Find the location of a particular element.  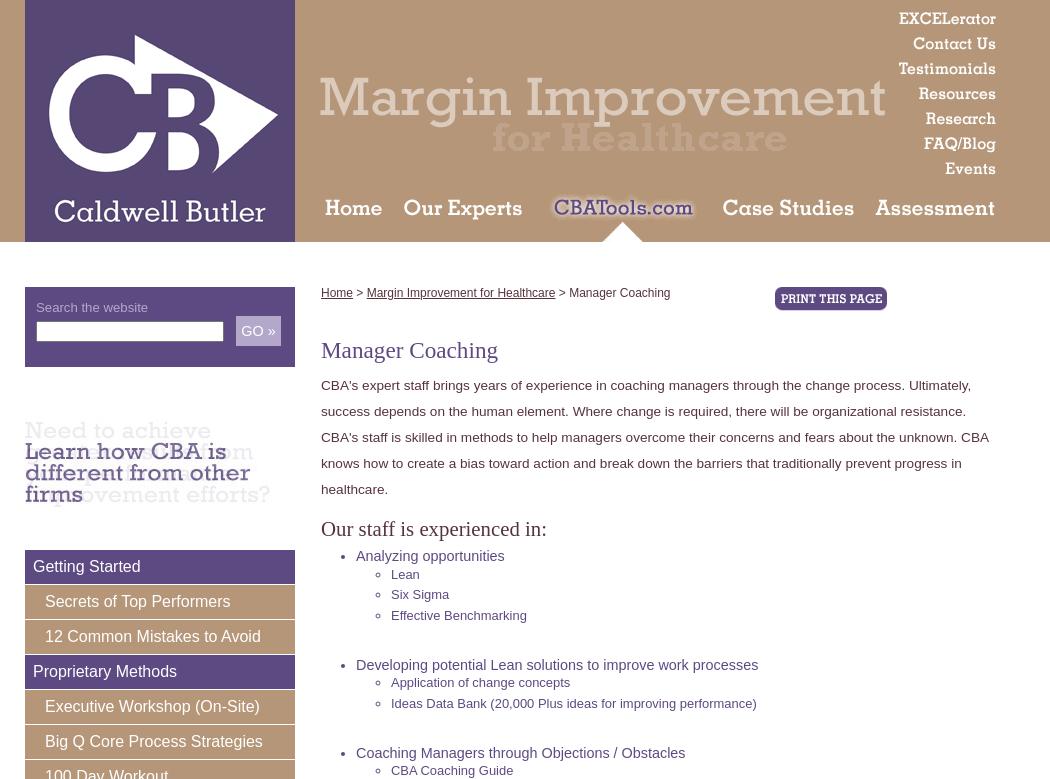

'Executive Workshop (On-Site)' is located at coordinates (152, 705).